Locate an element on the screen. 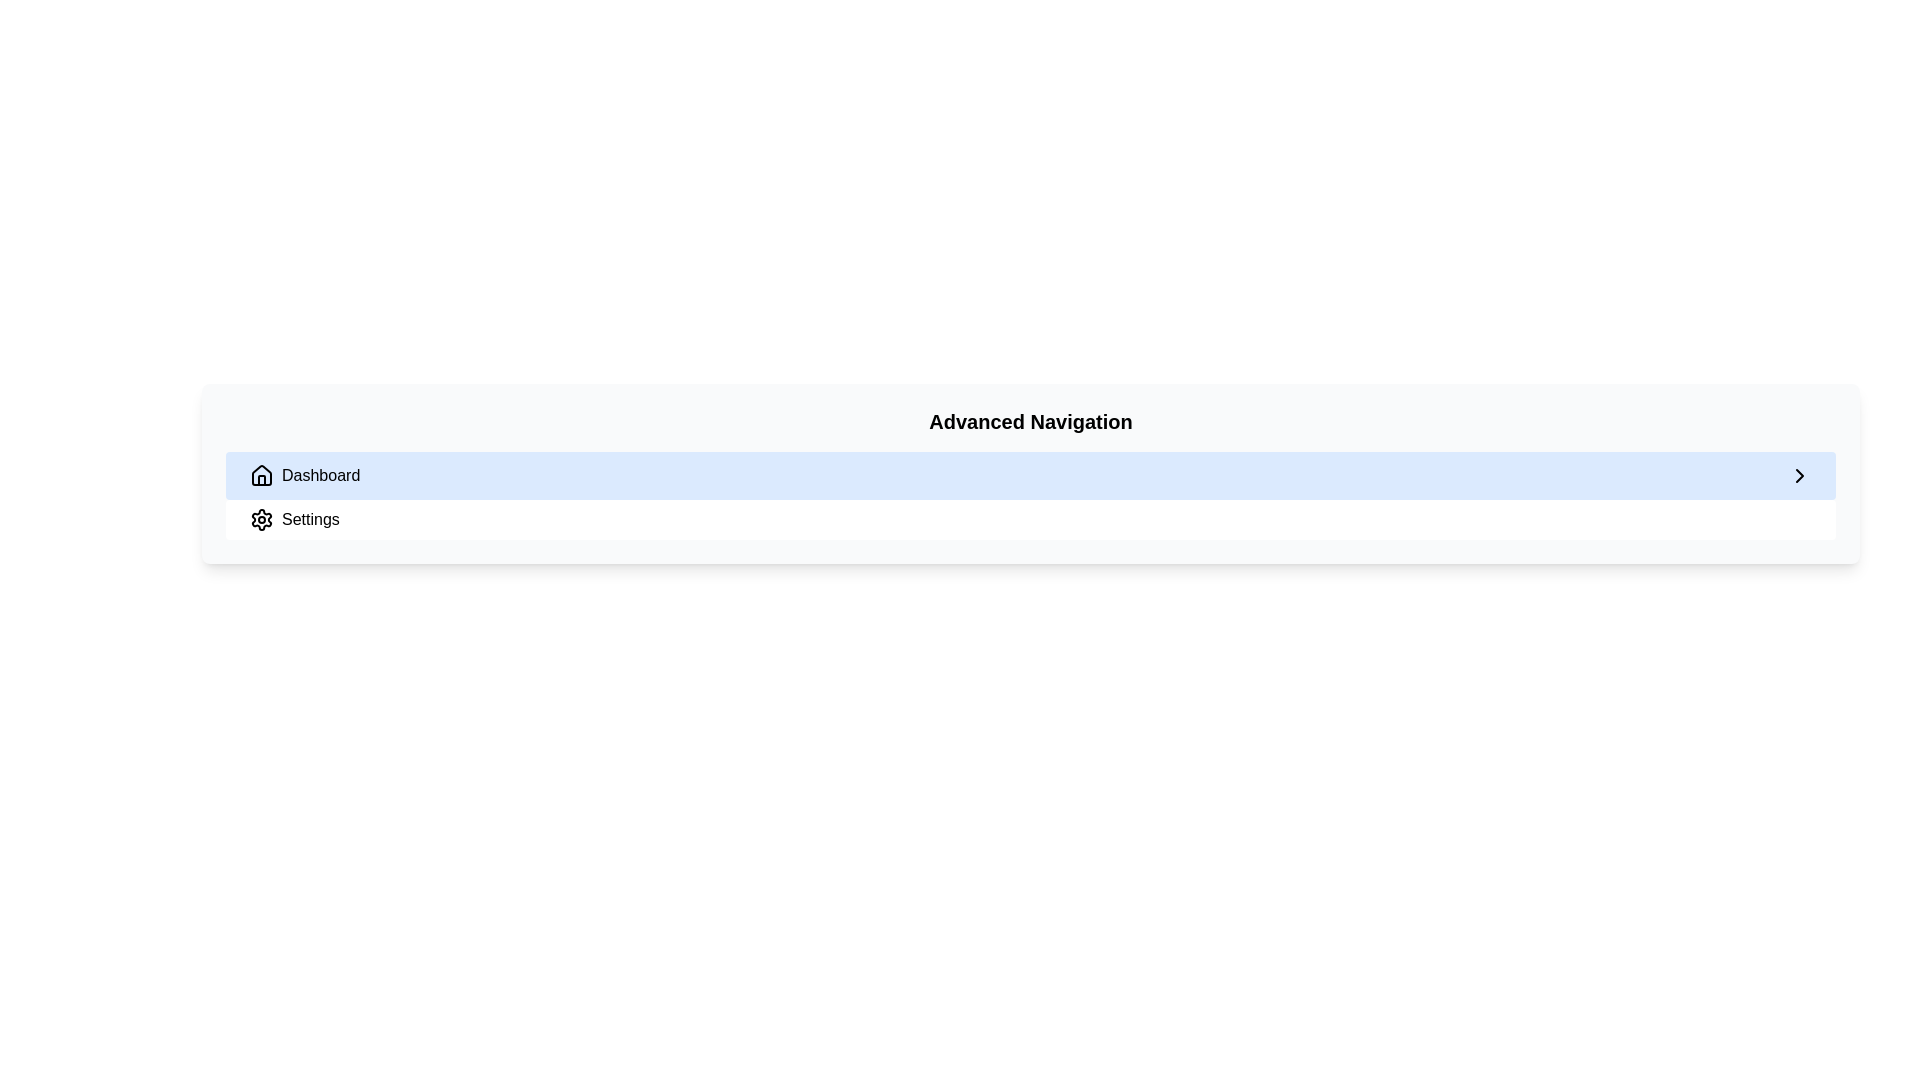 This screenshot has height=1080, width=1920. the 'Dashboard' text label is located at coordinates (321, 475).